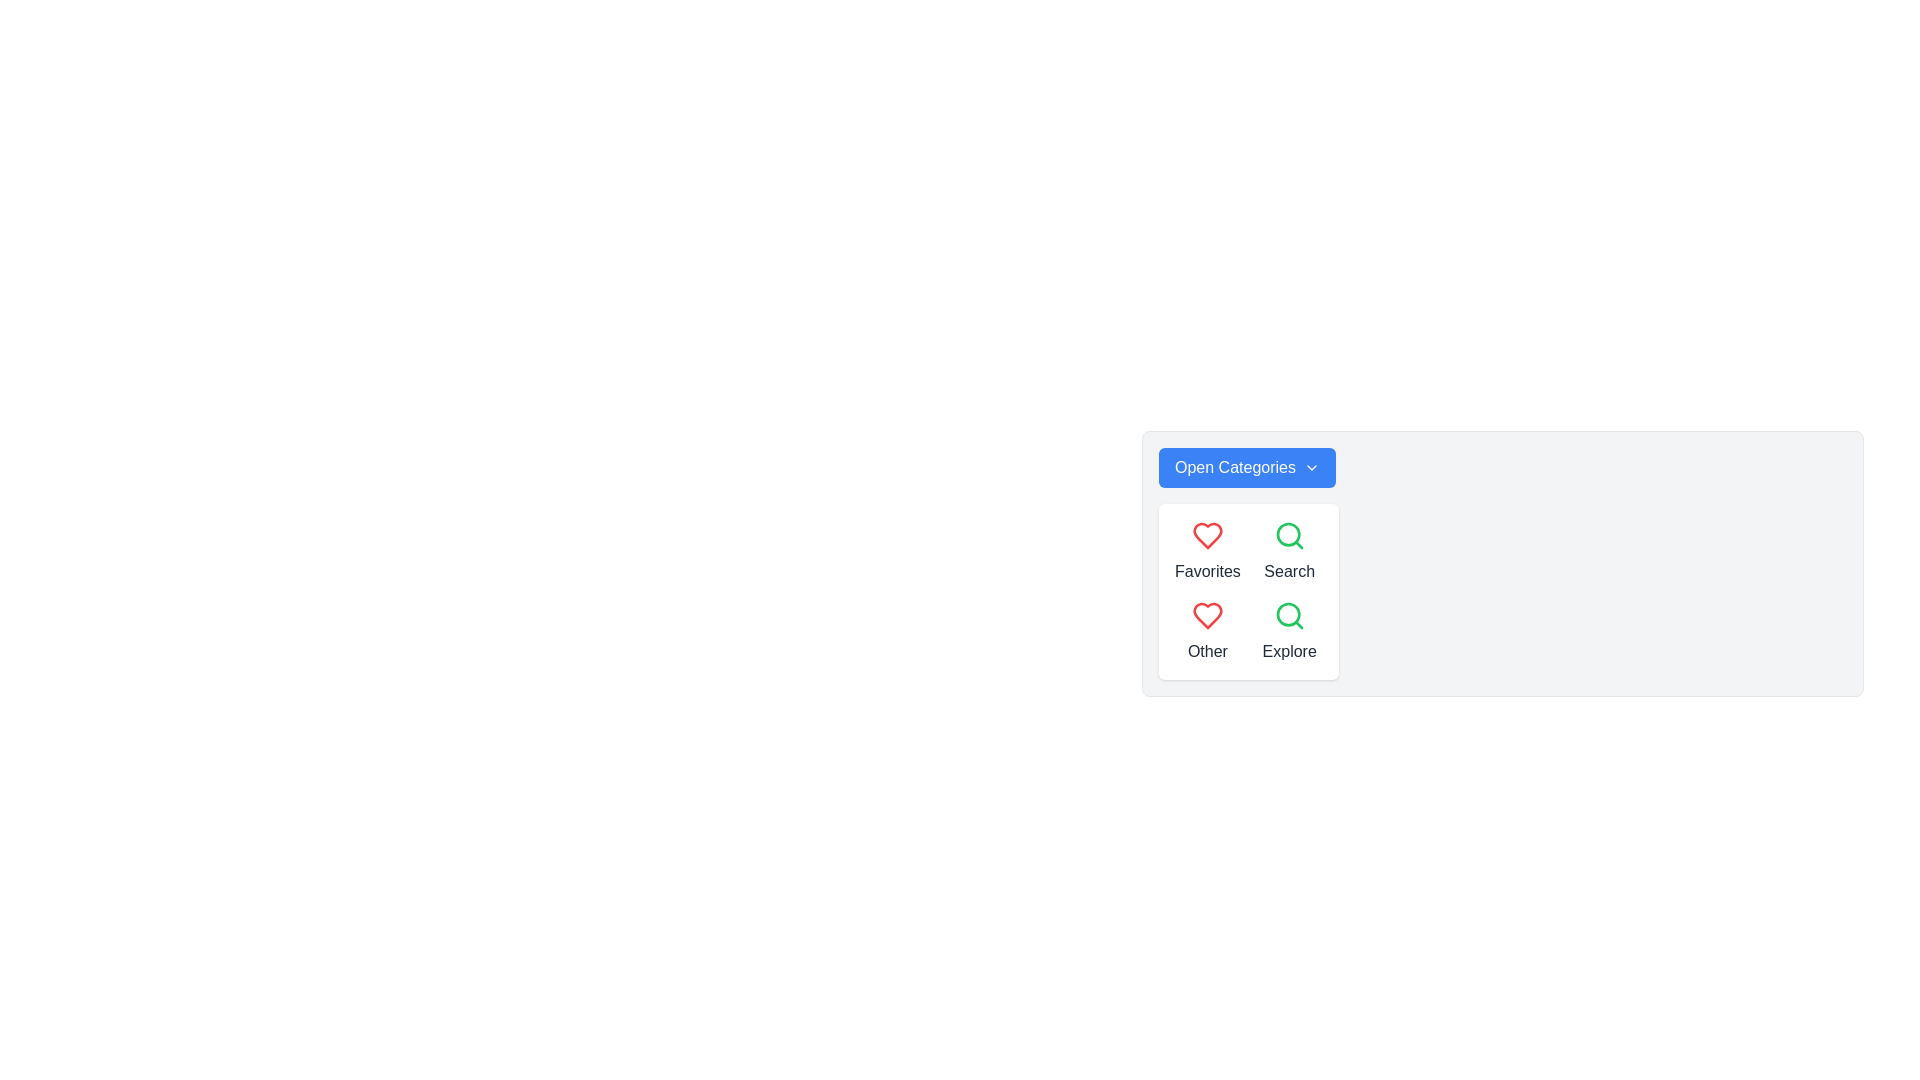 The width and height of the screenshot is (1920, 1080). What do you see at coordinates (1206, 535) in the screenshot?
I see `the red heart icon that symbolizes the 'favorite' or 'like' function, located in the 'Favorites' section of the menu` at bounding box center [1206, 535].